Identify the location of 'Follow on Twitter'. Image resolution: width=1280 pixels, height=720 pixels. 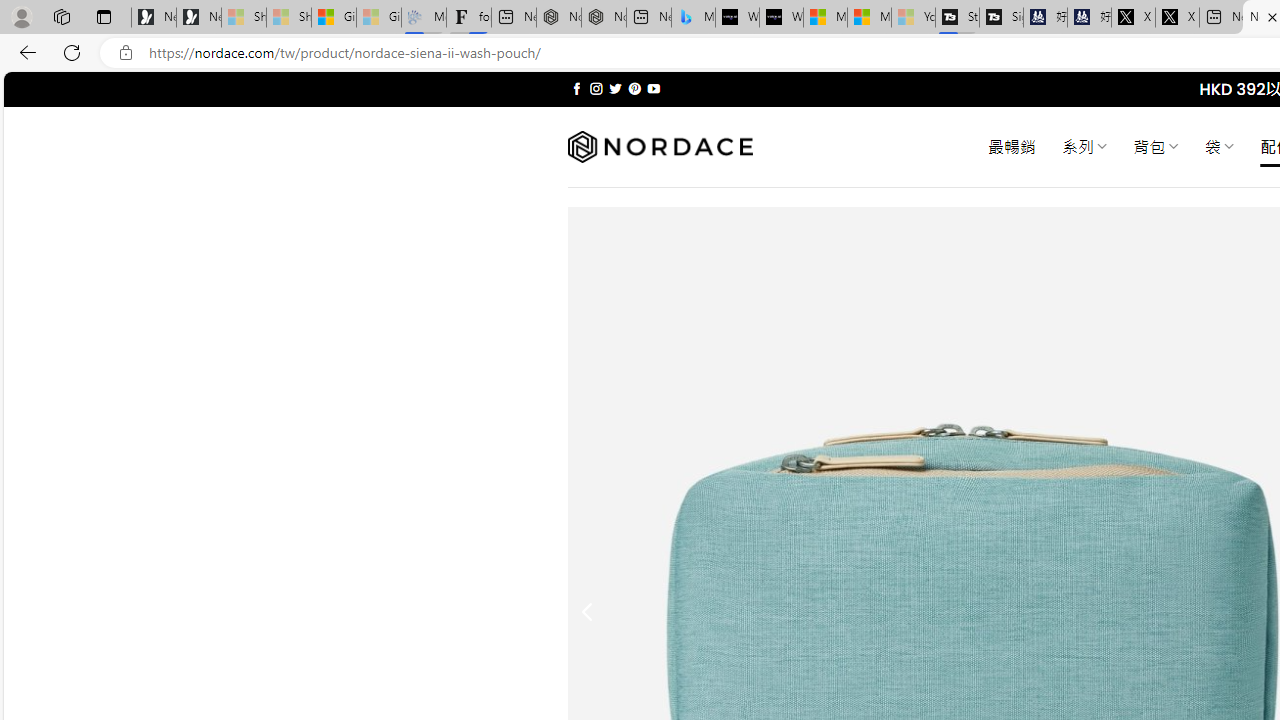
(614, 88).